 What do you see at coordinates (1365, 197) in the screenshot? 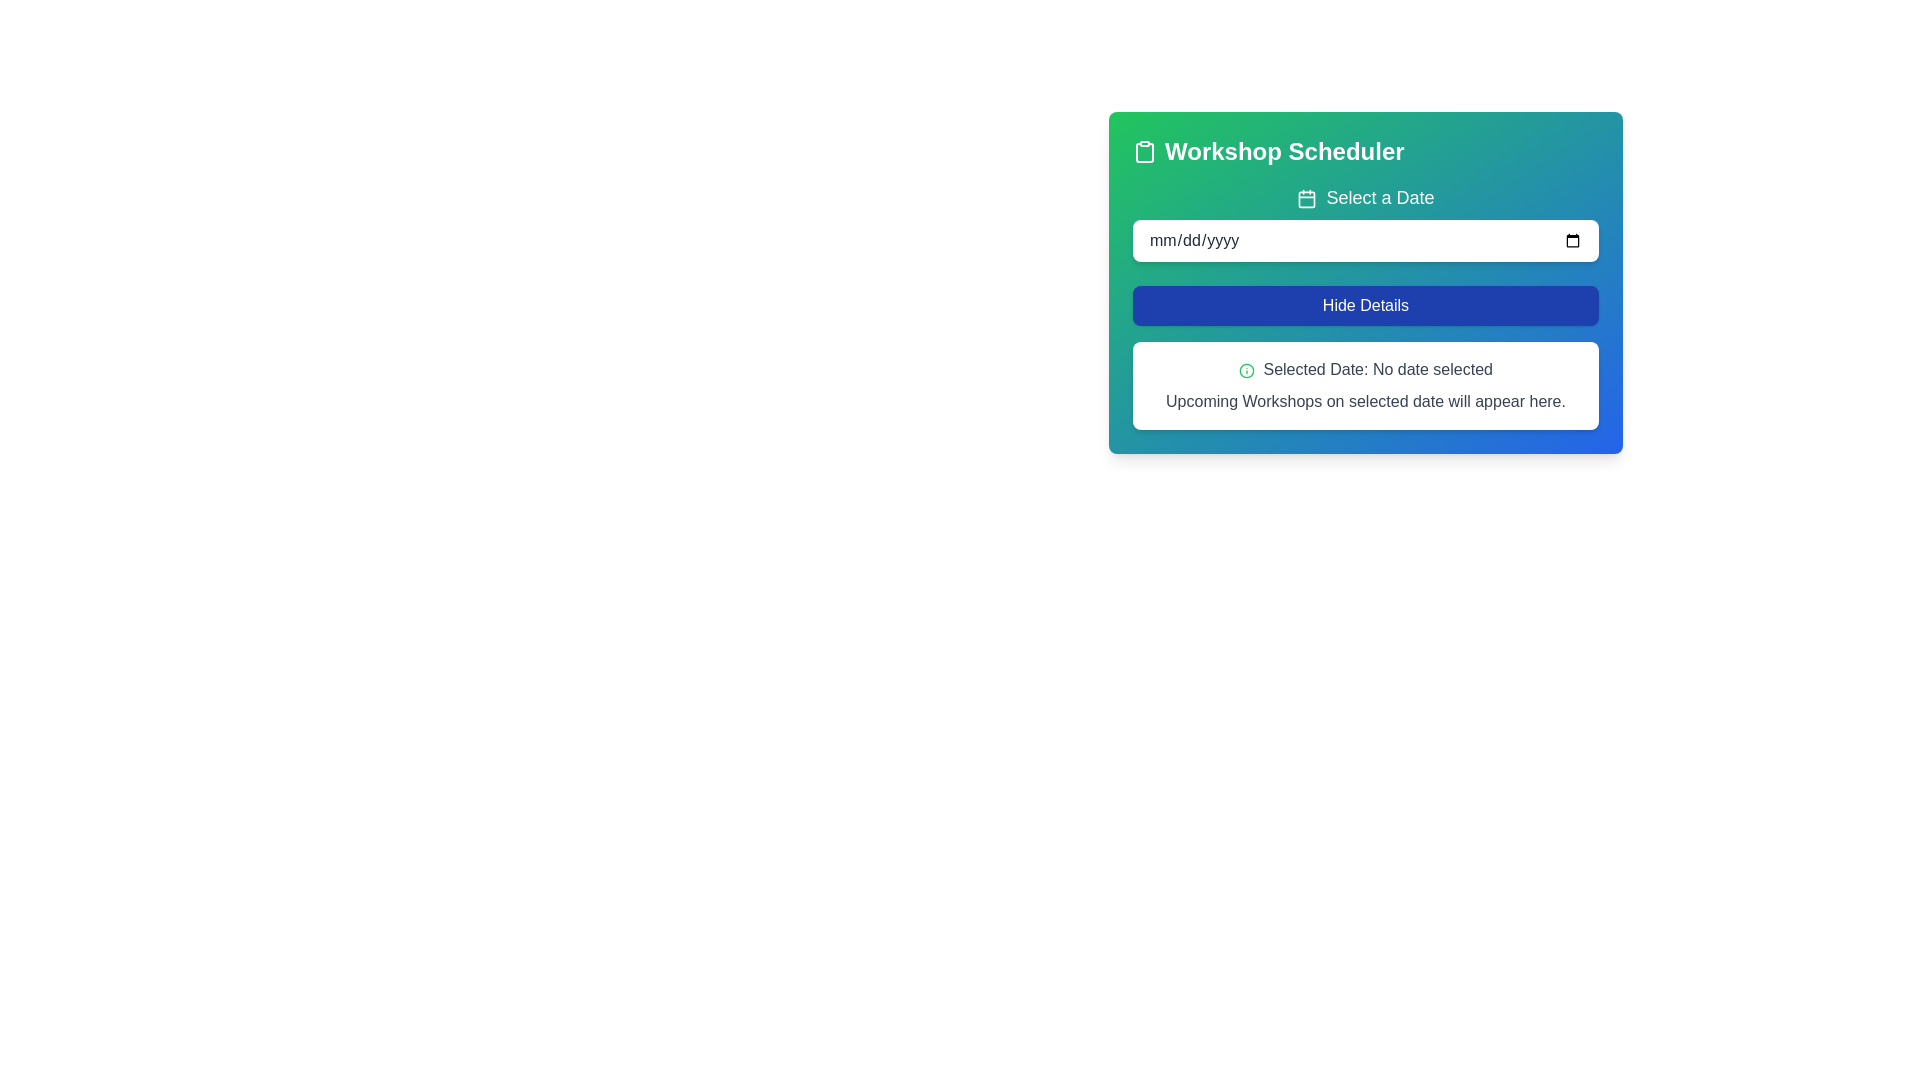
I see `the label element that provides instructions for the date input field located above the white input field with placeholder text 'mm/dd/yyyy'` at bounding box center [1365, 197].